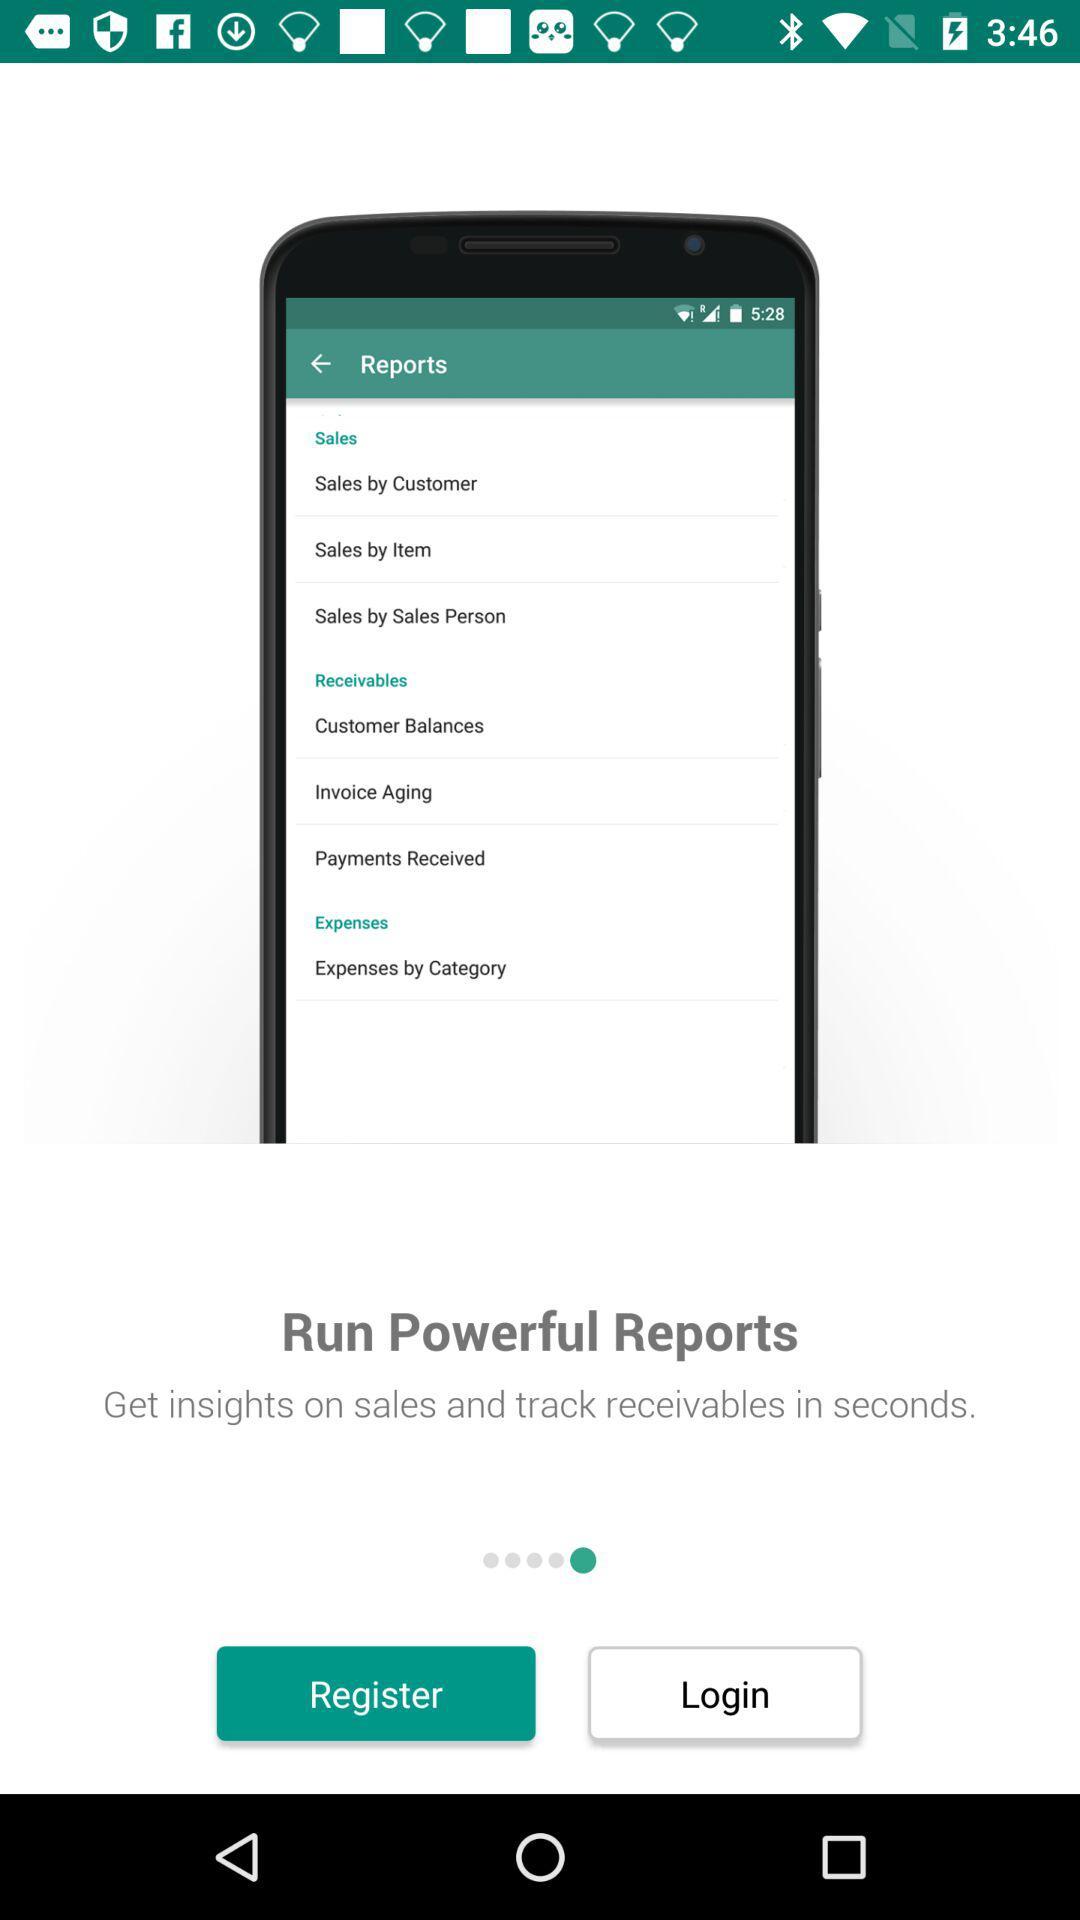  Describe the element at coordinates (725, 1692) in the screenshot. I see `the login item` at that location.